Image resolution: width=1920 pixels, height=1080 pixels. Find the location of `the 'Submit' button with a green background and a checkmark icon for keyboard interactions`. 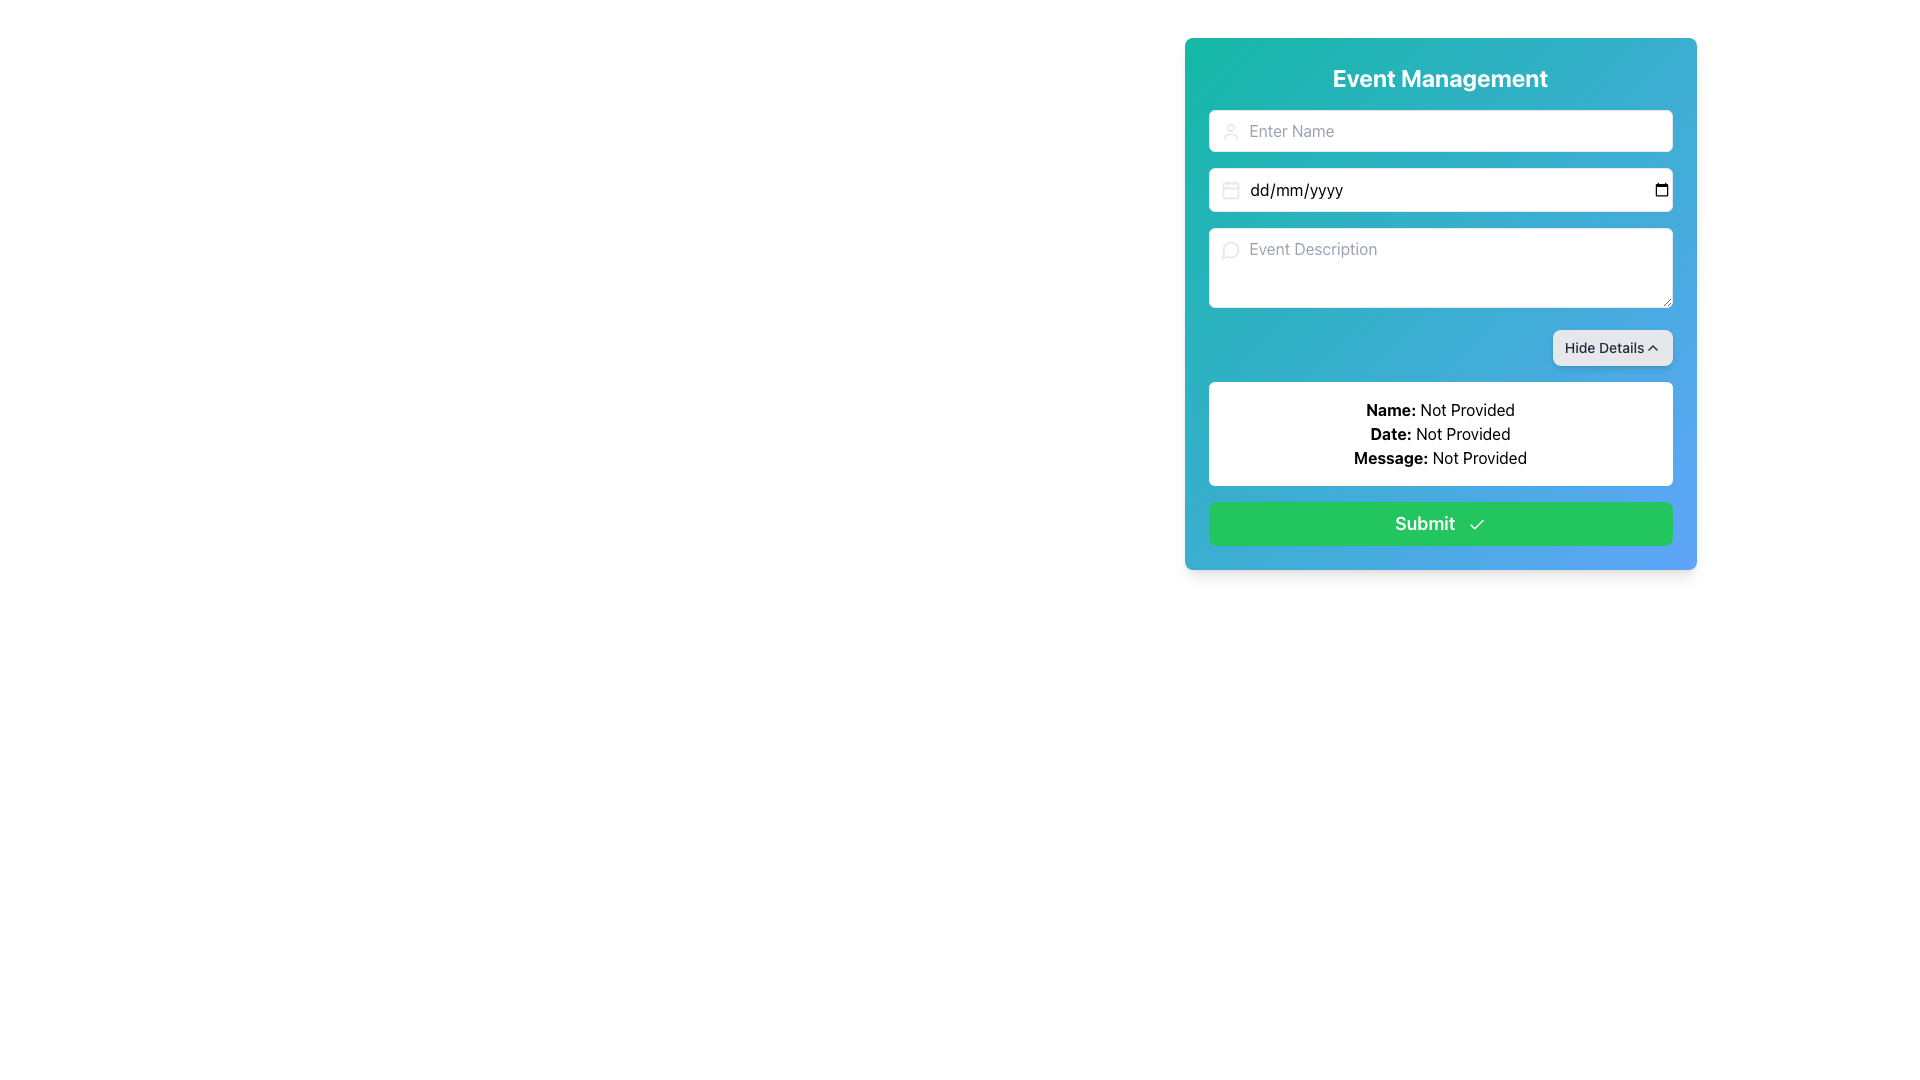

the 'Submit' button with a green background and a checkmark icon for keyboard interactions is located at coordinates (1440, 523).